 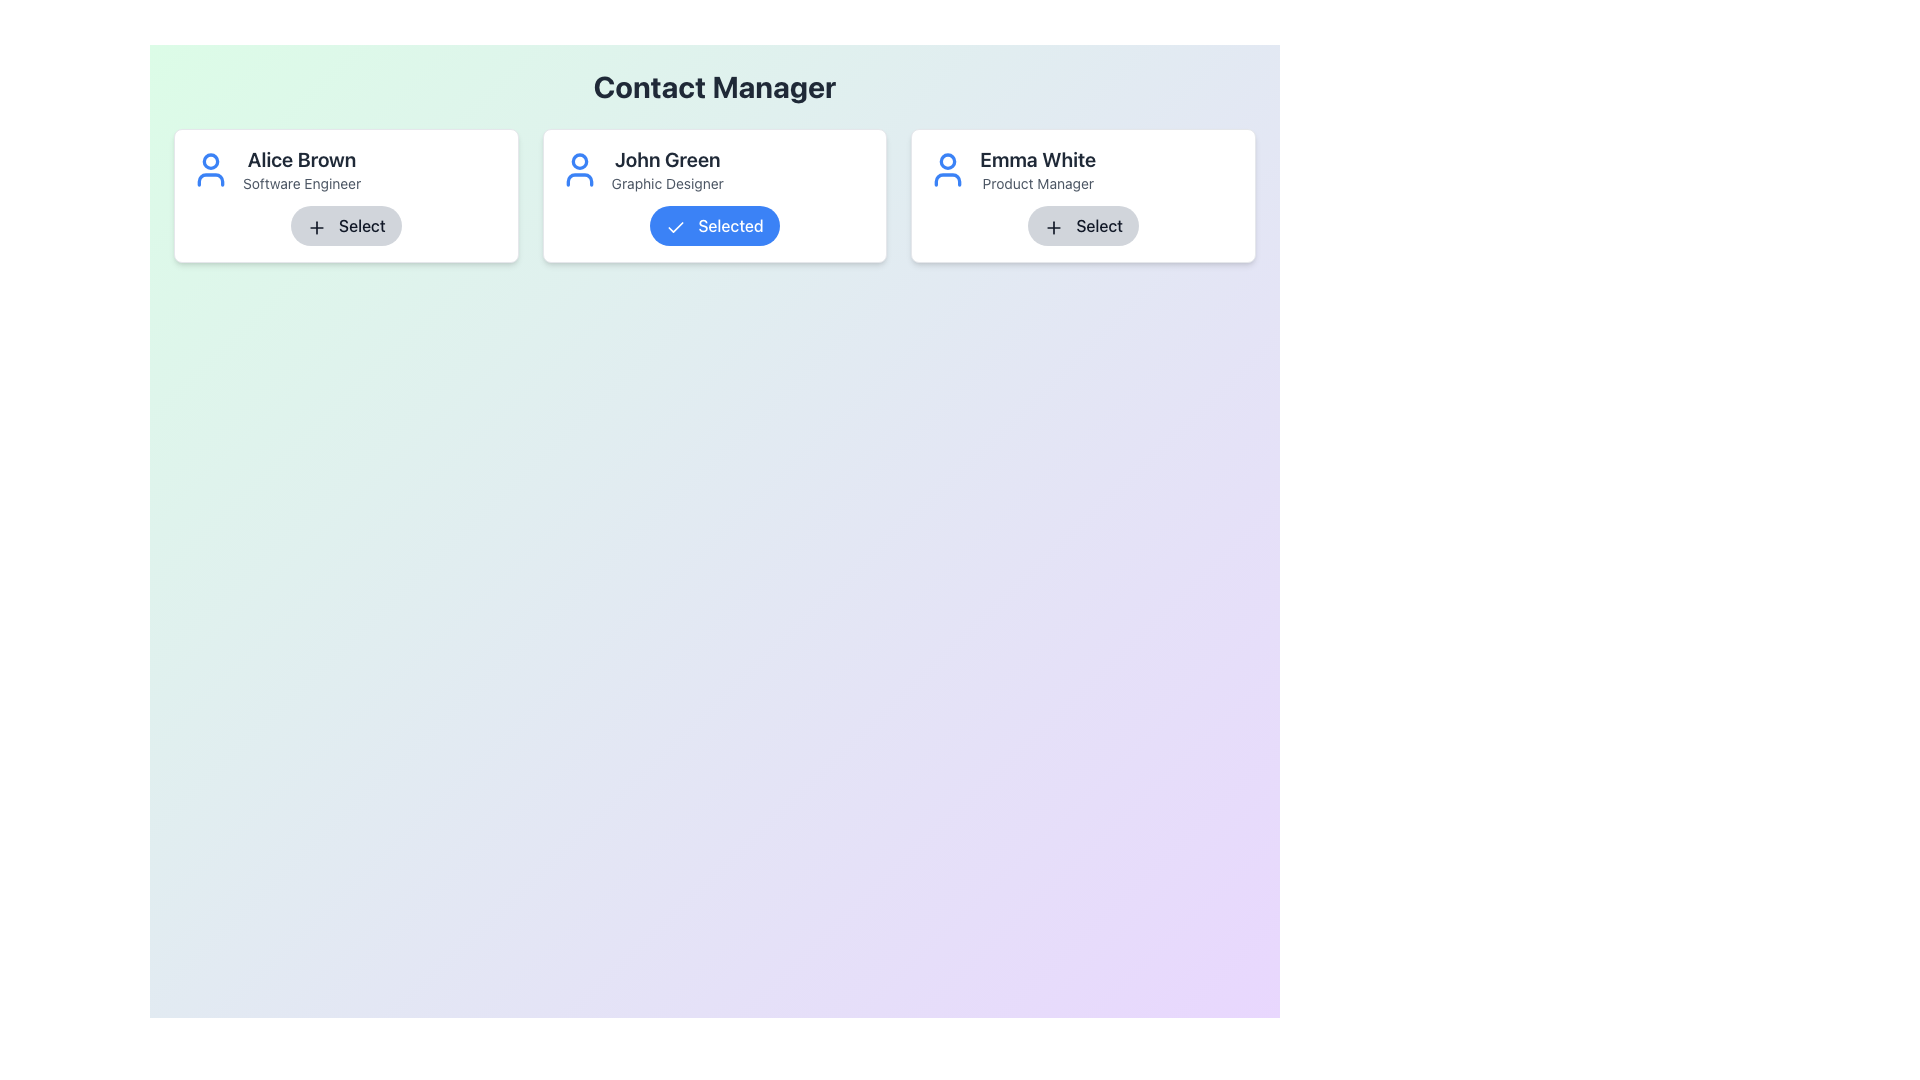 I want to click on the text label indicating the role 'Graphic Designer' of 'John Green', positioned below the name and above the 'Selected' button in the card layout, so click(x=667, y=184).